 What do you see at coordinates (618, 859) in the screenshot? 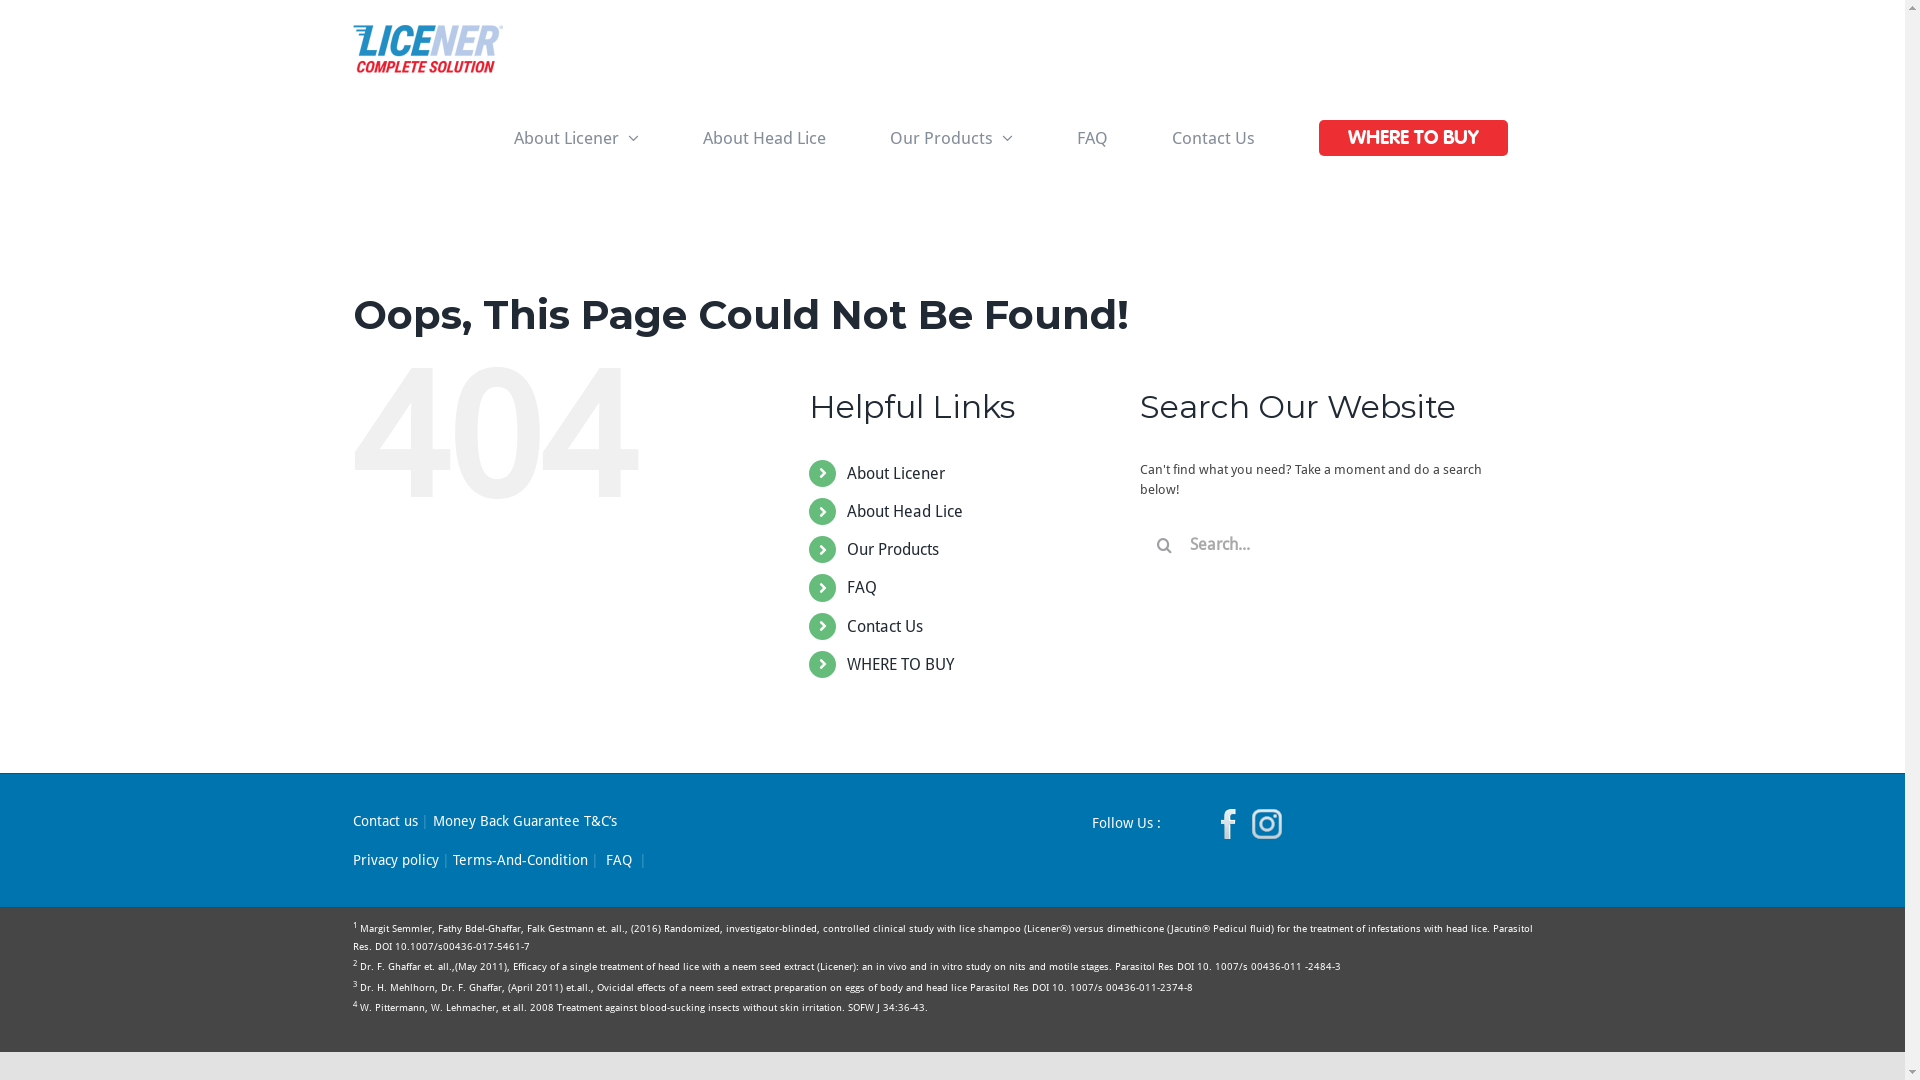
I see `'FAQ'` at bounding box center [618, 859].